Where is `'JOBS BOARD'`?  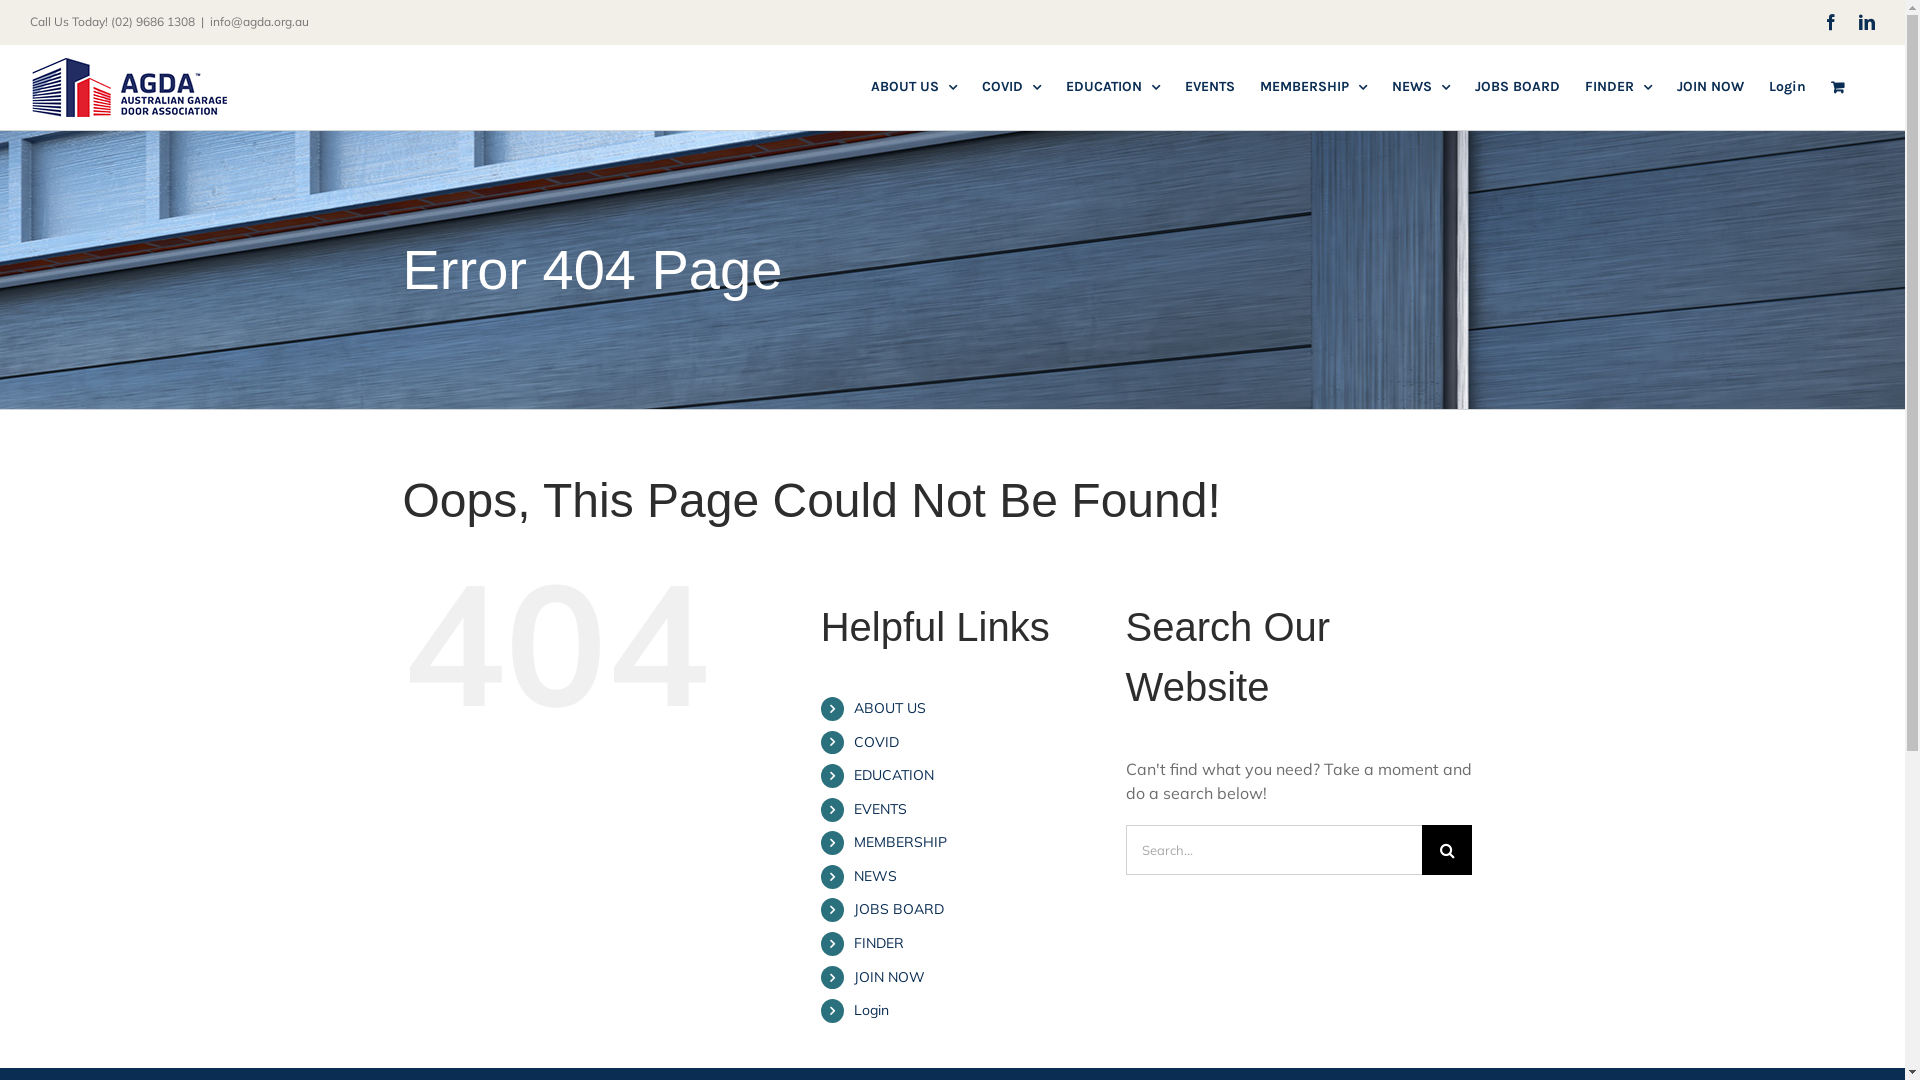
'JOBS BOARD' is located at coordinates (1517, 86).